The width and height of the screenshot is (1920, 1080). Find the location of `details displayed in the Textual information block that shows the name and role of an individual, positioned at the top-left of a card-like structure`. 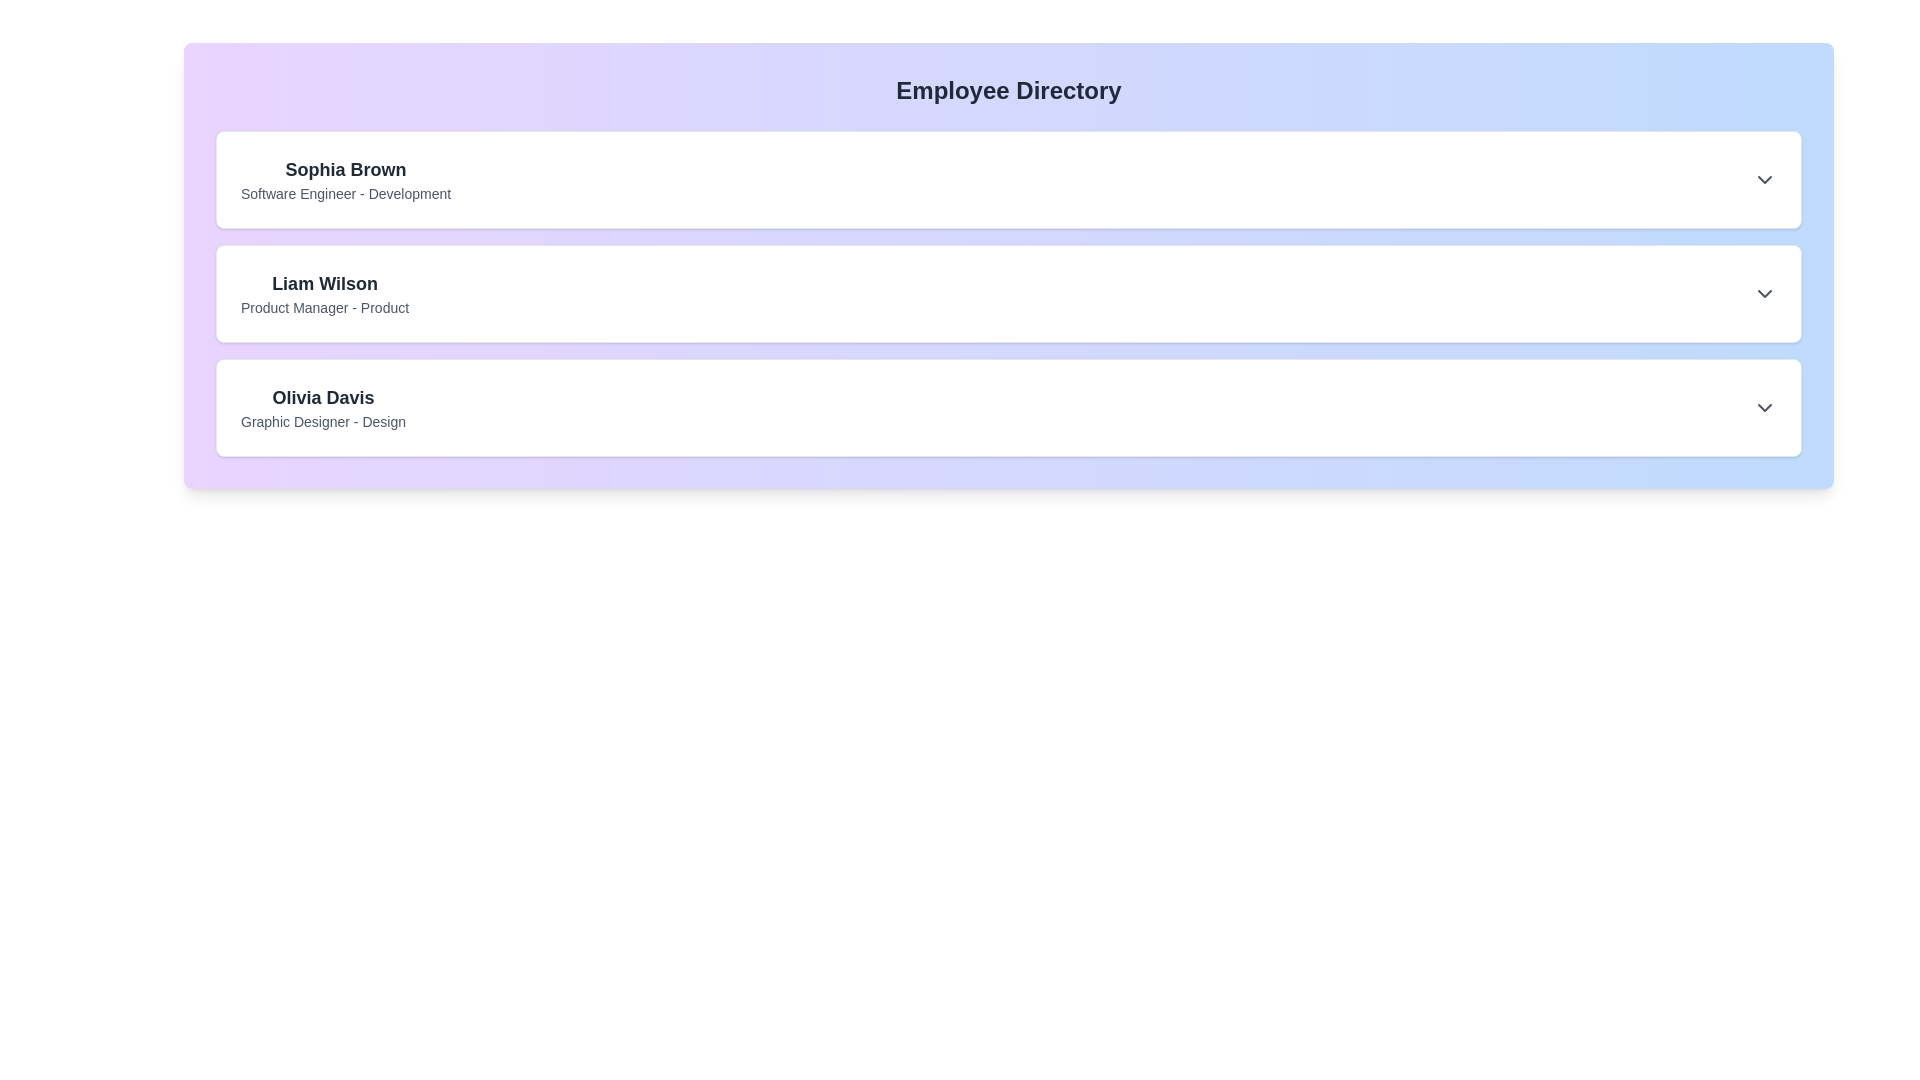

details displayed in the Textual information block that shows the name and role of an individual, positioned at the top-left of a card-like structure is located at coordinates (345, 180).